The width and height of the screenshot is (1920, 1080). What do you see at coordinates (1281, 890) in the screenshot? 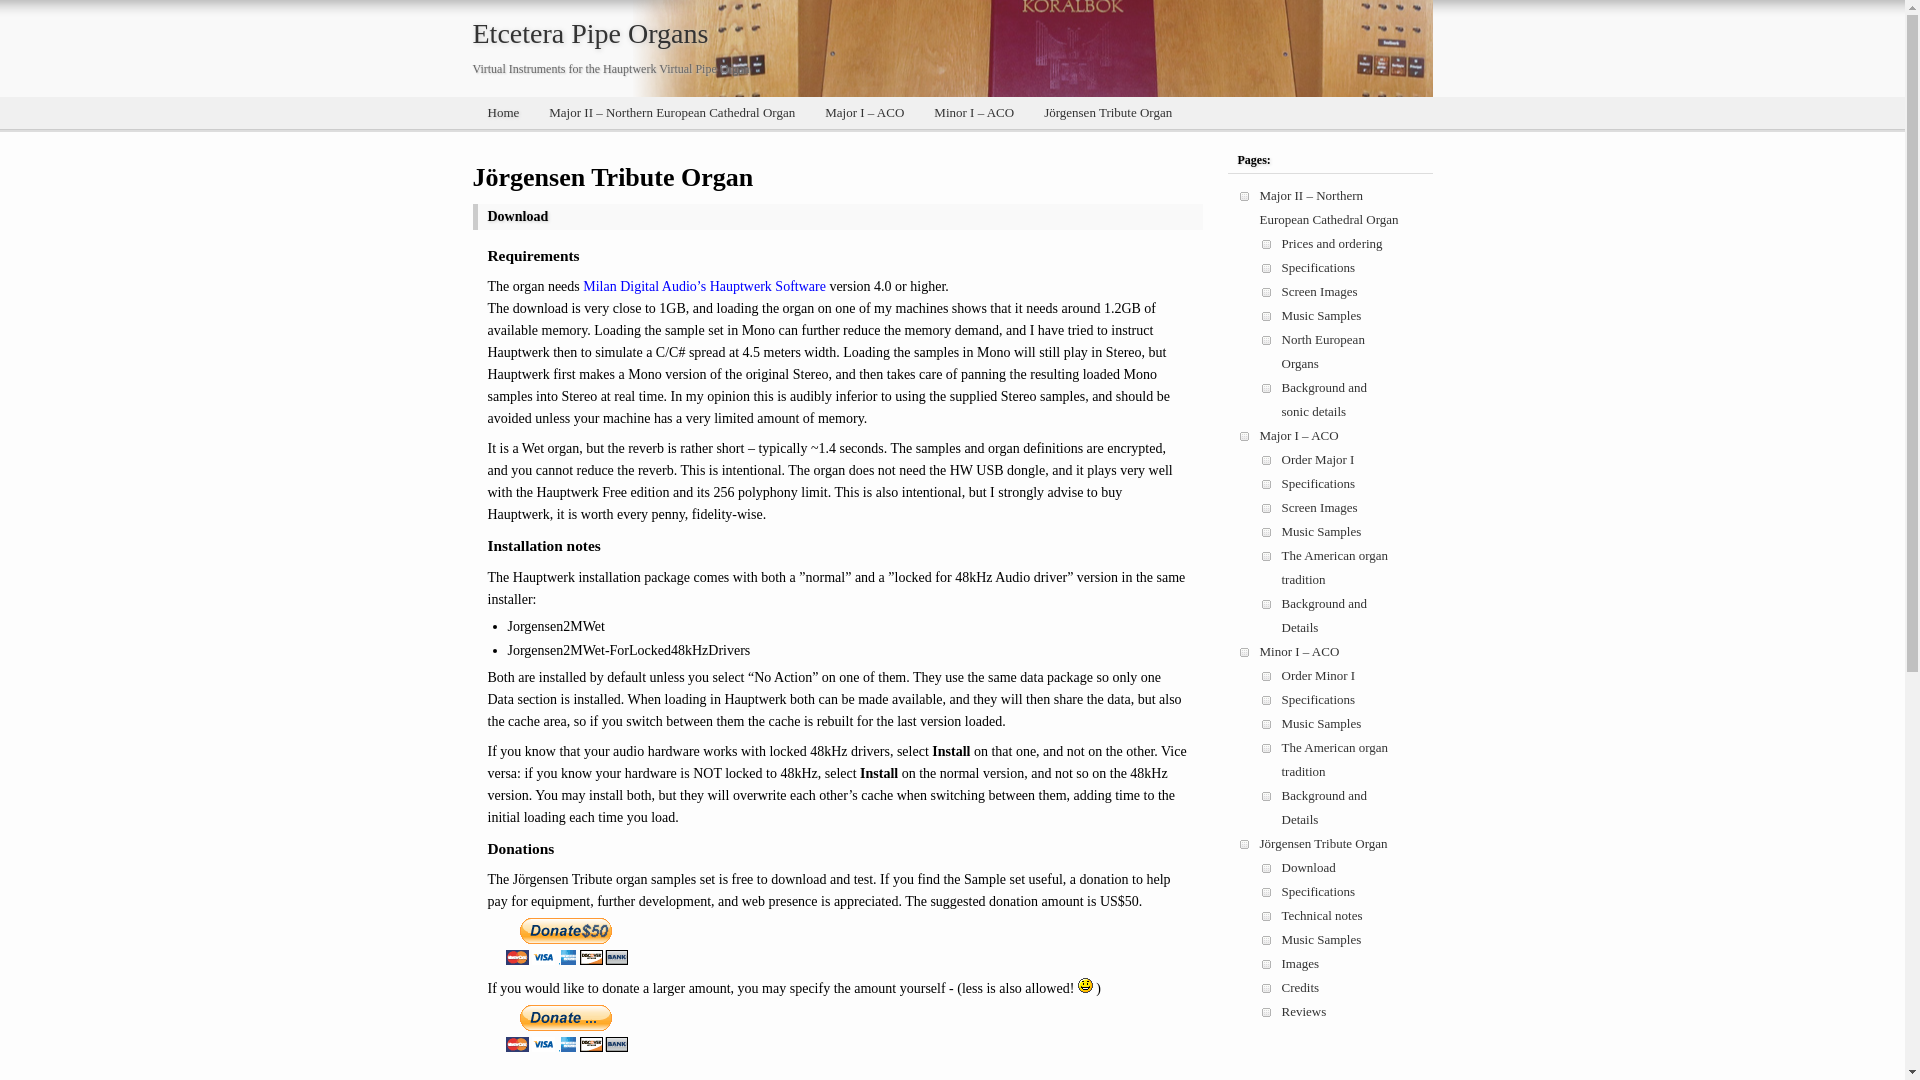
I see `'Specifications'` at bounding box center [1281, 890].